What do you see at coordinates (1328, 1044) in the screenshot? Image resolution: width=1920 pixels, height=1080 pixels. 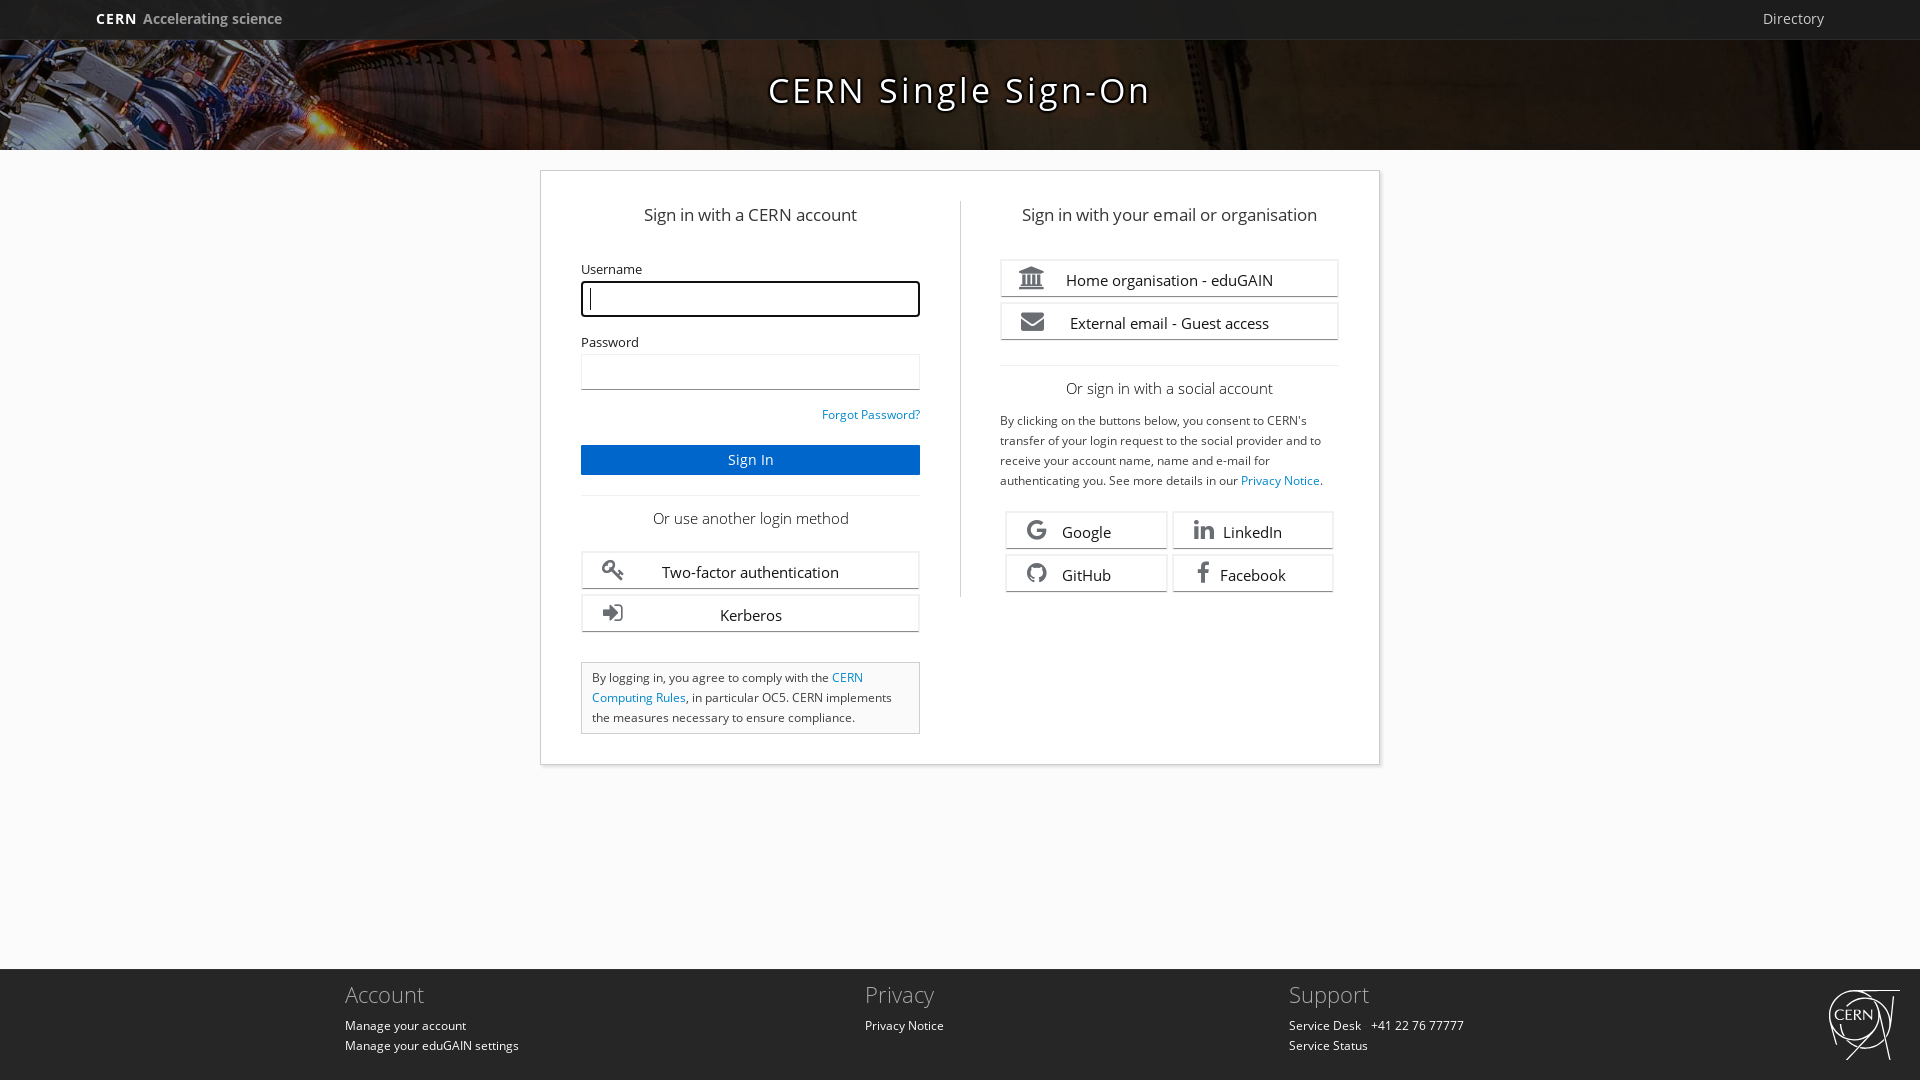 I see `'Service Status'` at bounding box center [1328, 1044].